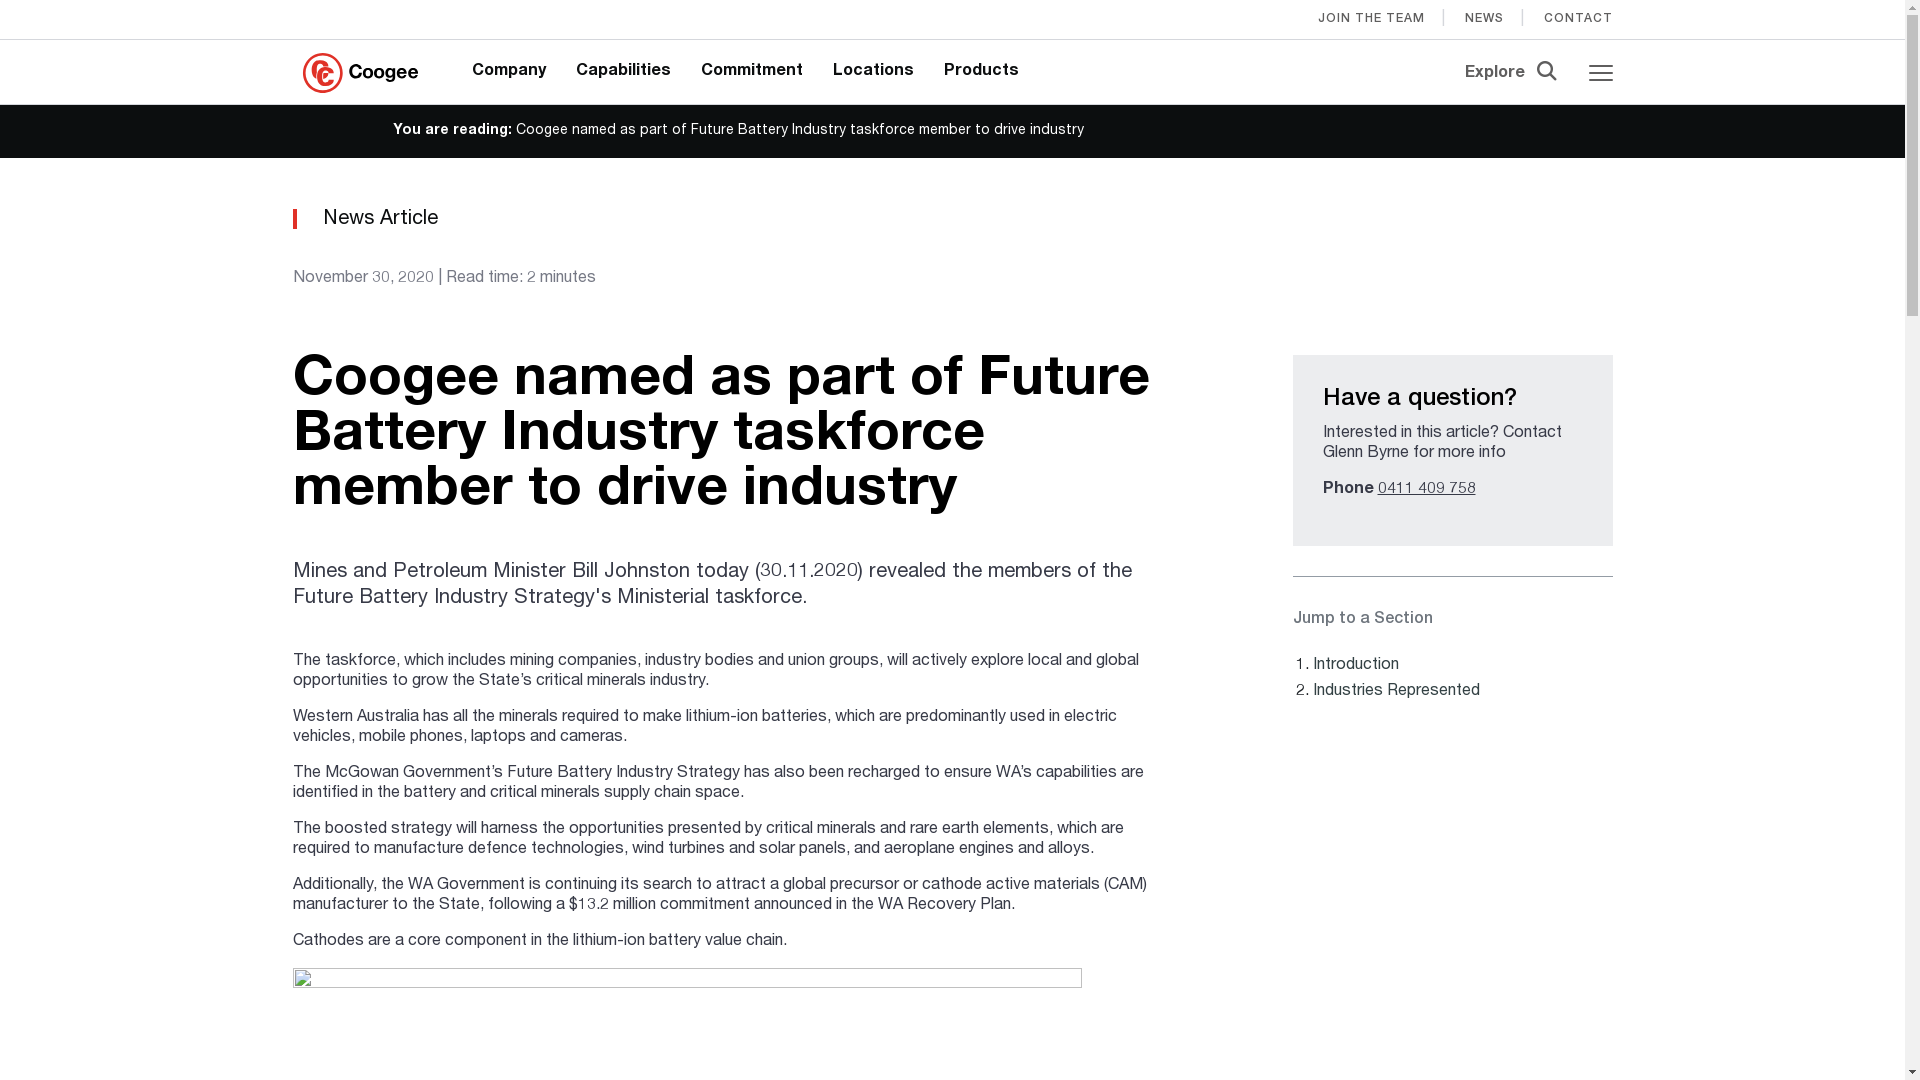 The width and height of the screenshot is (1920, 1080). What do you see at coordinates (1512, 71) in the screenshot?
I see `'Explore'` at bounding box center [1512, 71].